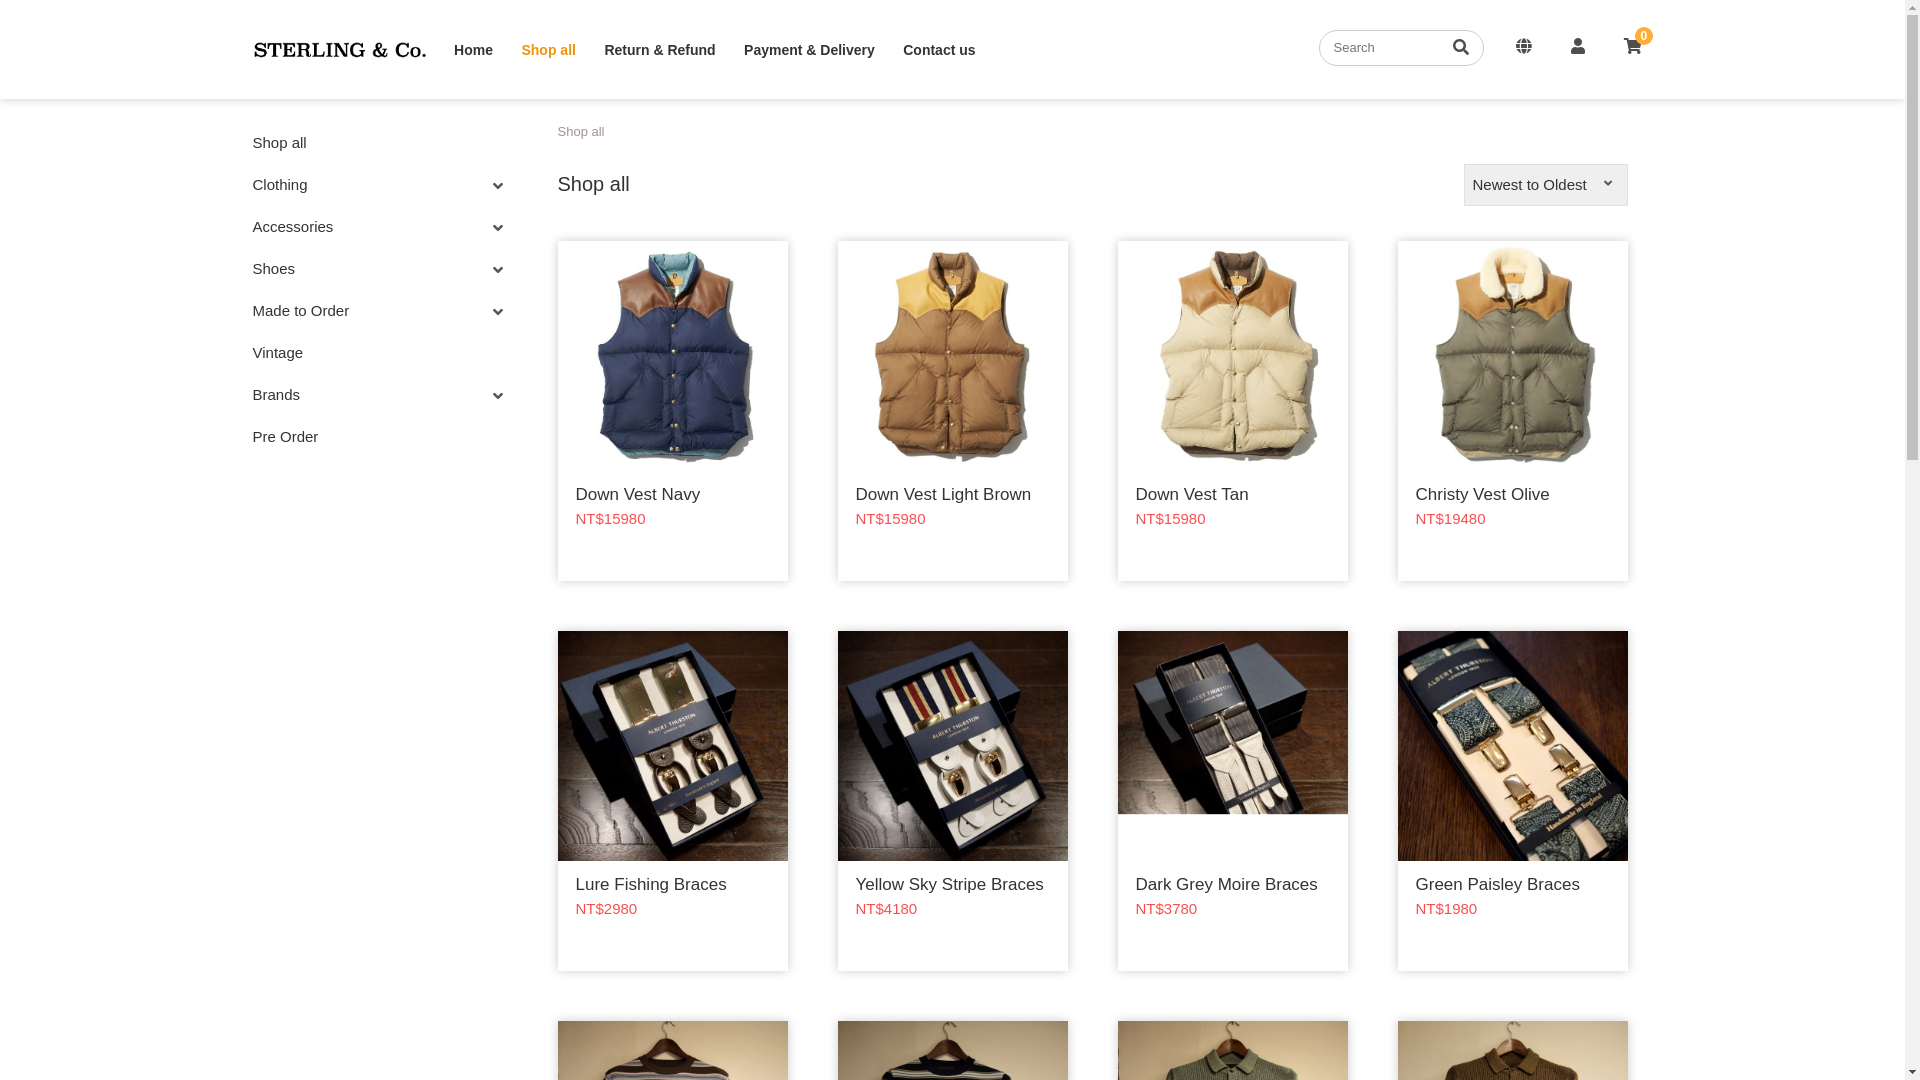  I want to click on 'Made to Order', so click(299, 310).